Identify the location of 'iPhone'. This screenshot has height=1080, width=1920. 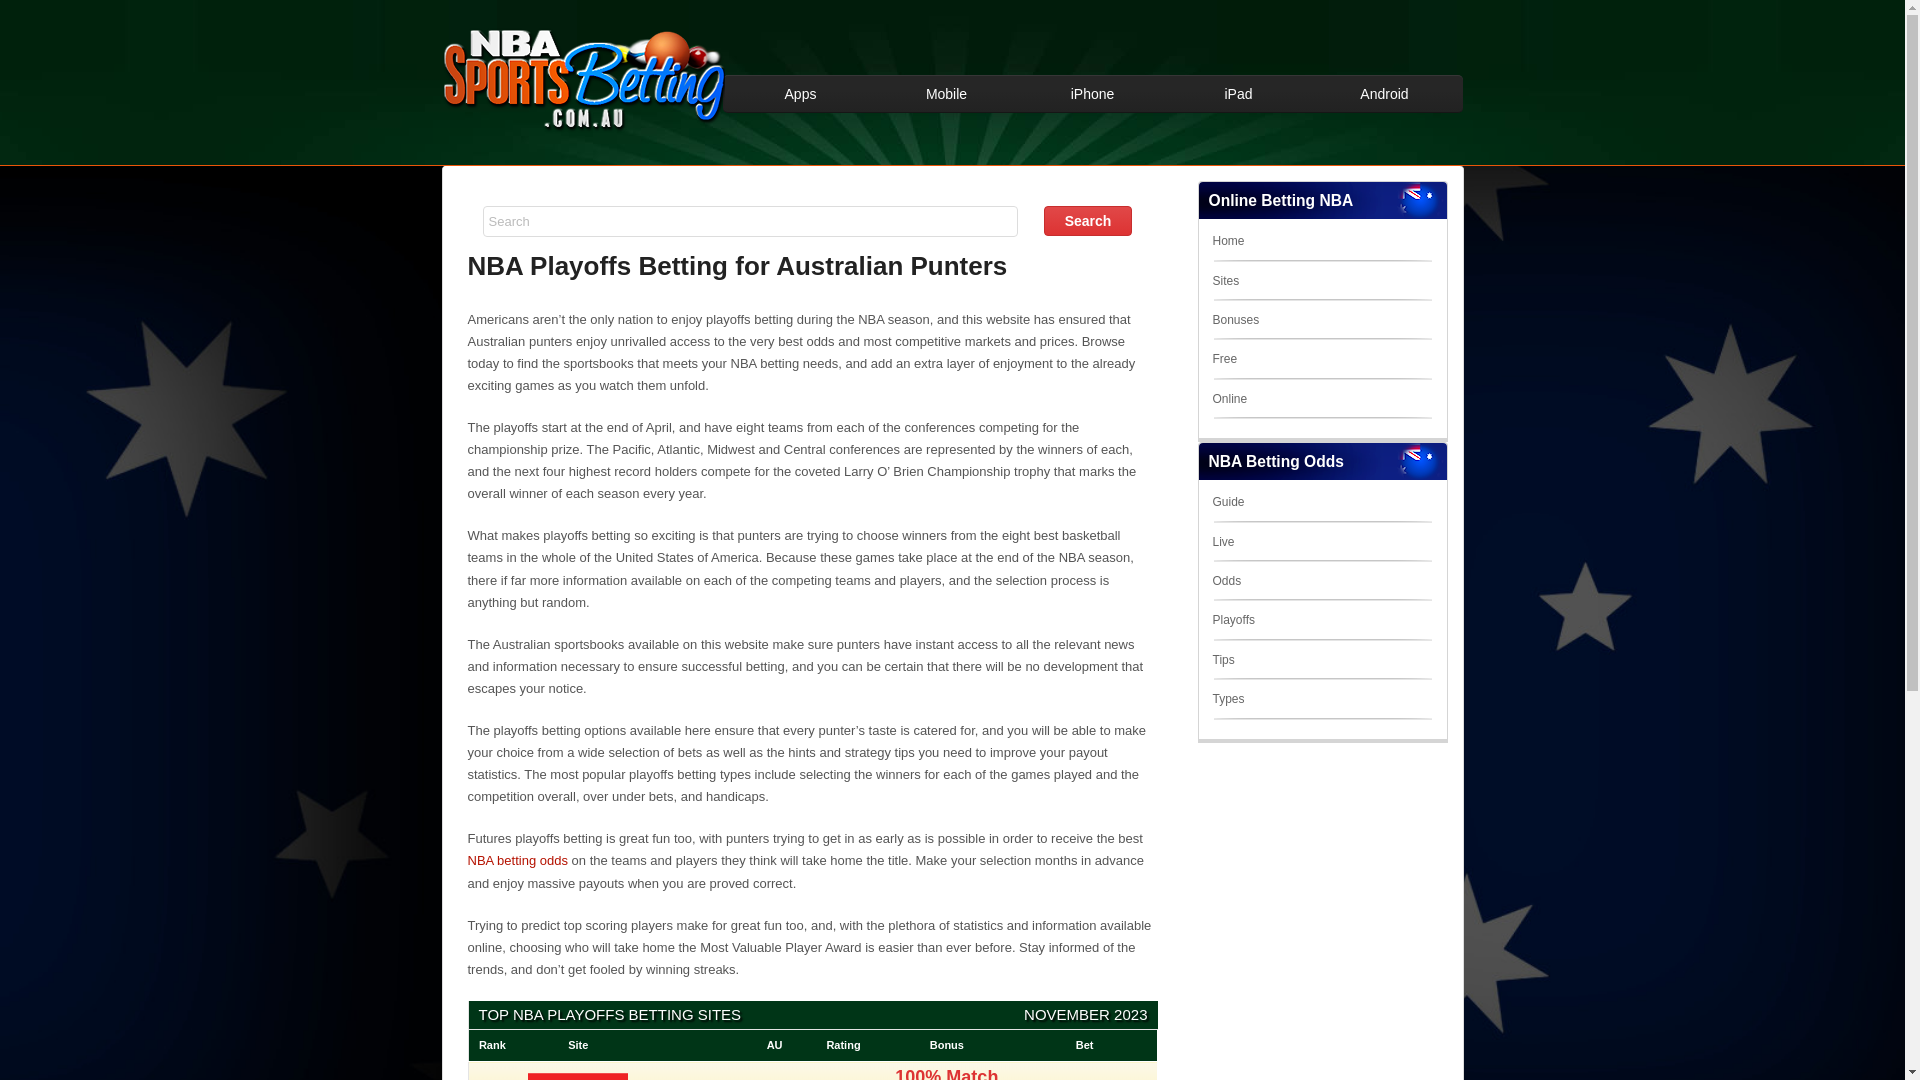
(1092, 93).